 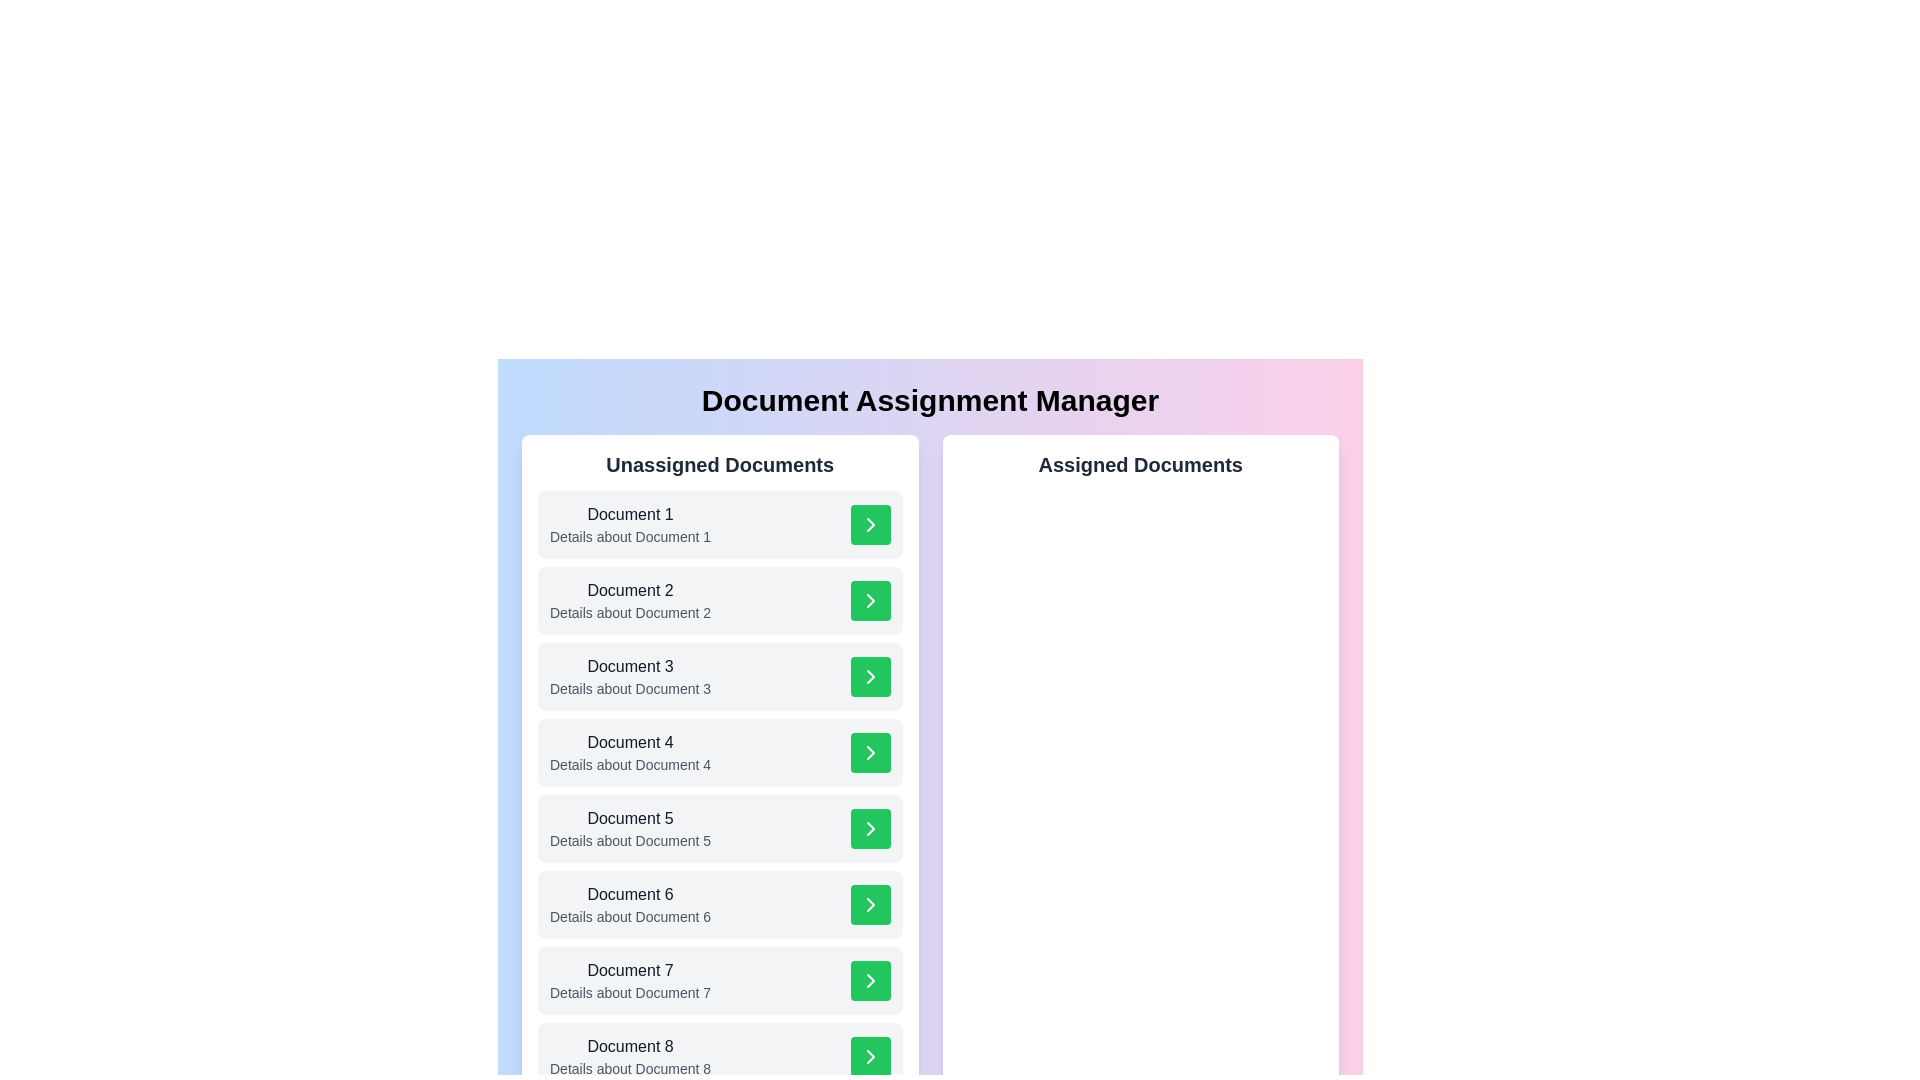 What do you see at coordinates (629, 743) in the screenshot?
I see `the text label displaying 'Document 4' situated within the 'Unassigned Documents' list, which is the fourth item in the list` at bounding box center [629, 743].